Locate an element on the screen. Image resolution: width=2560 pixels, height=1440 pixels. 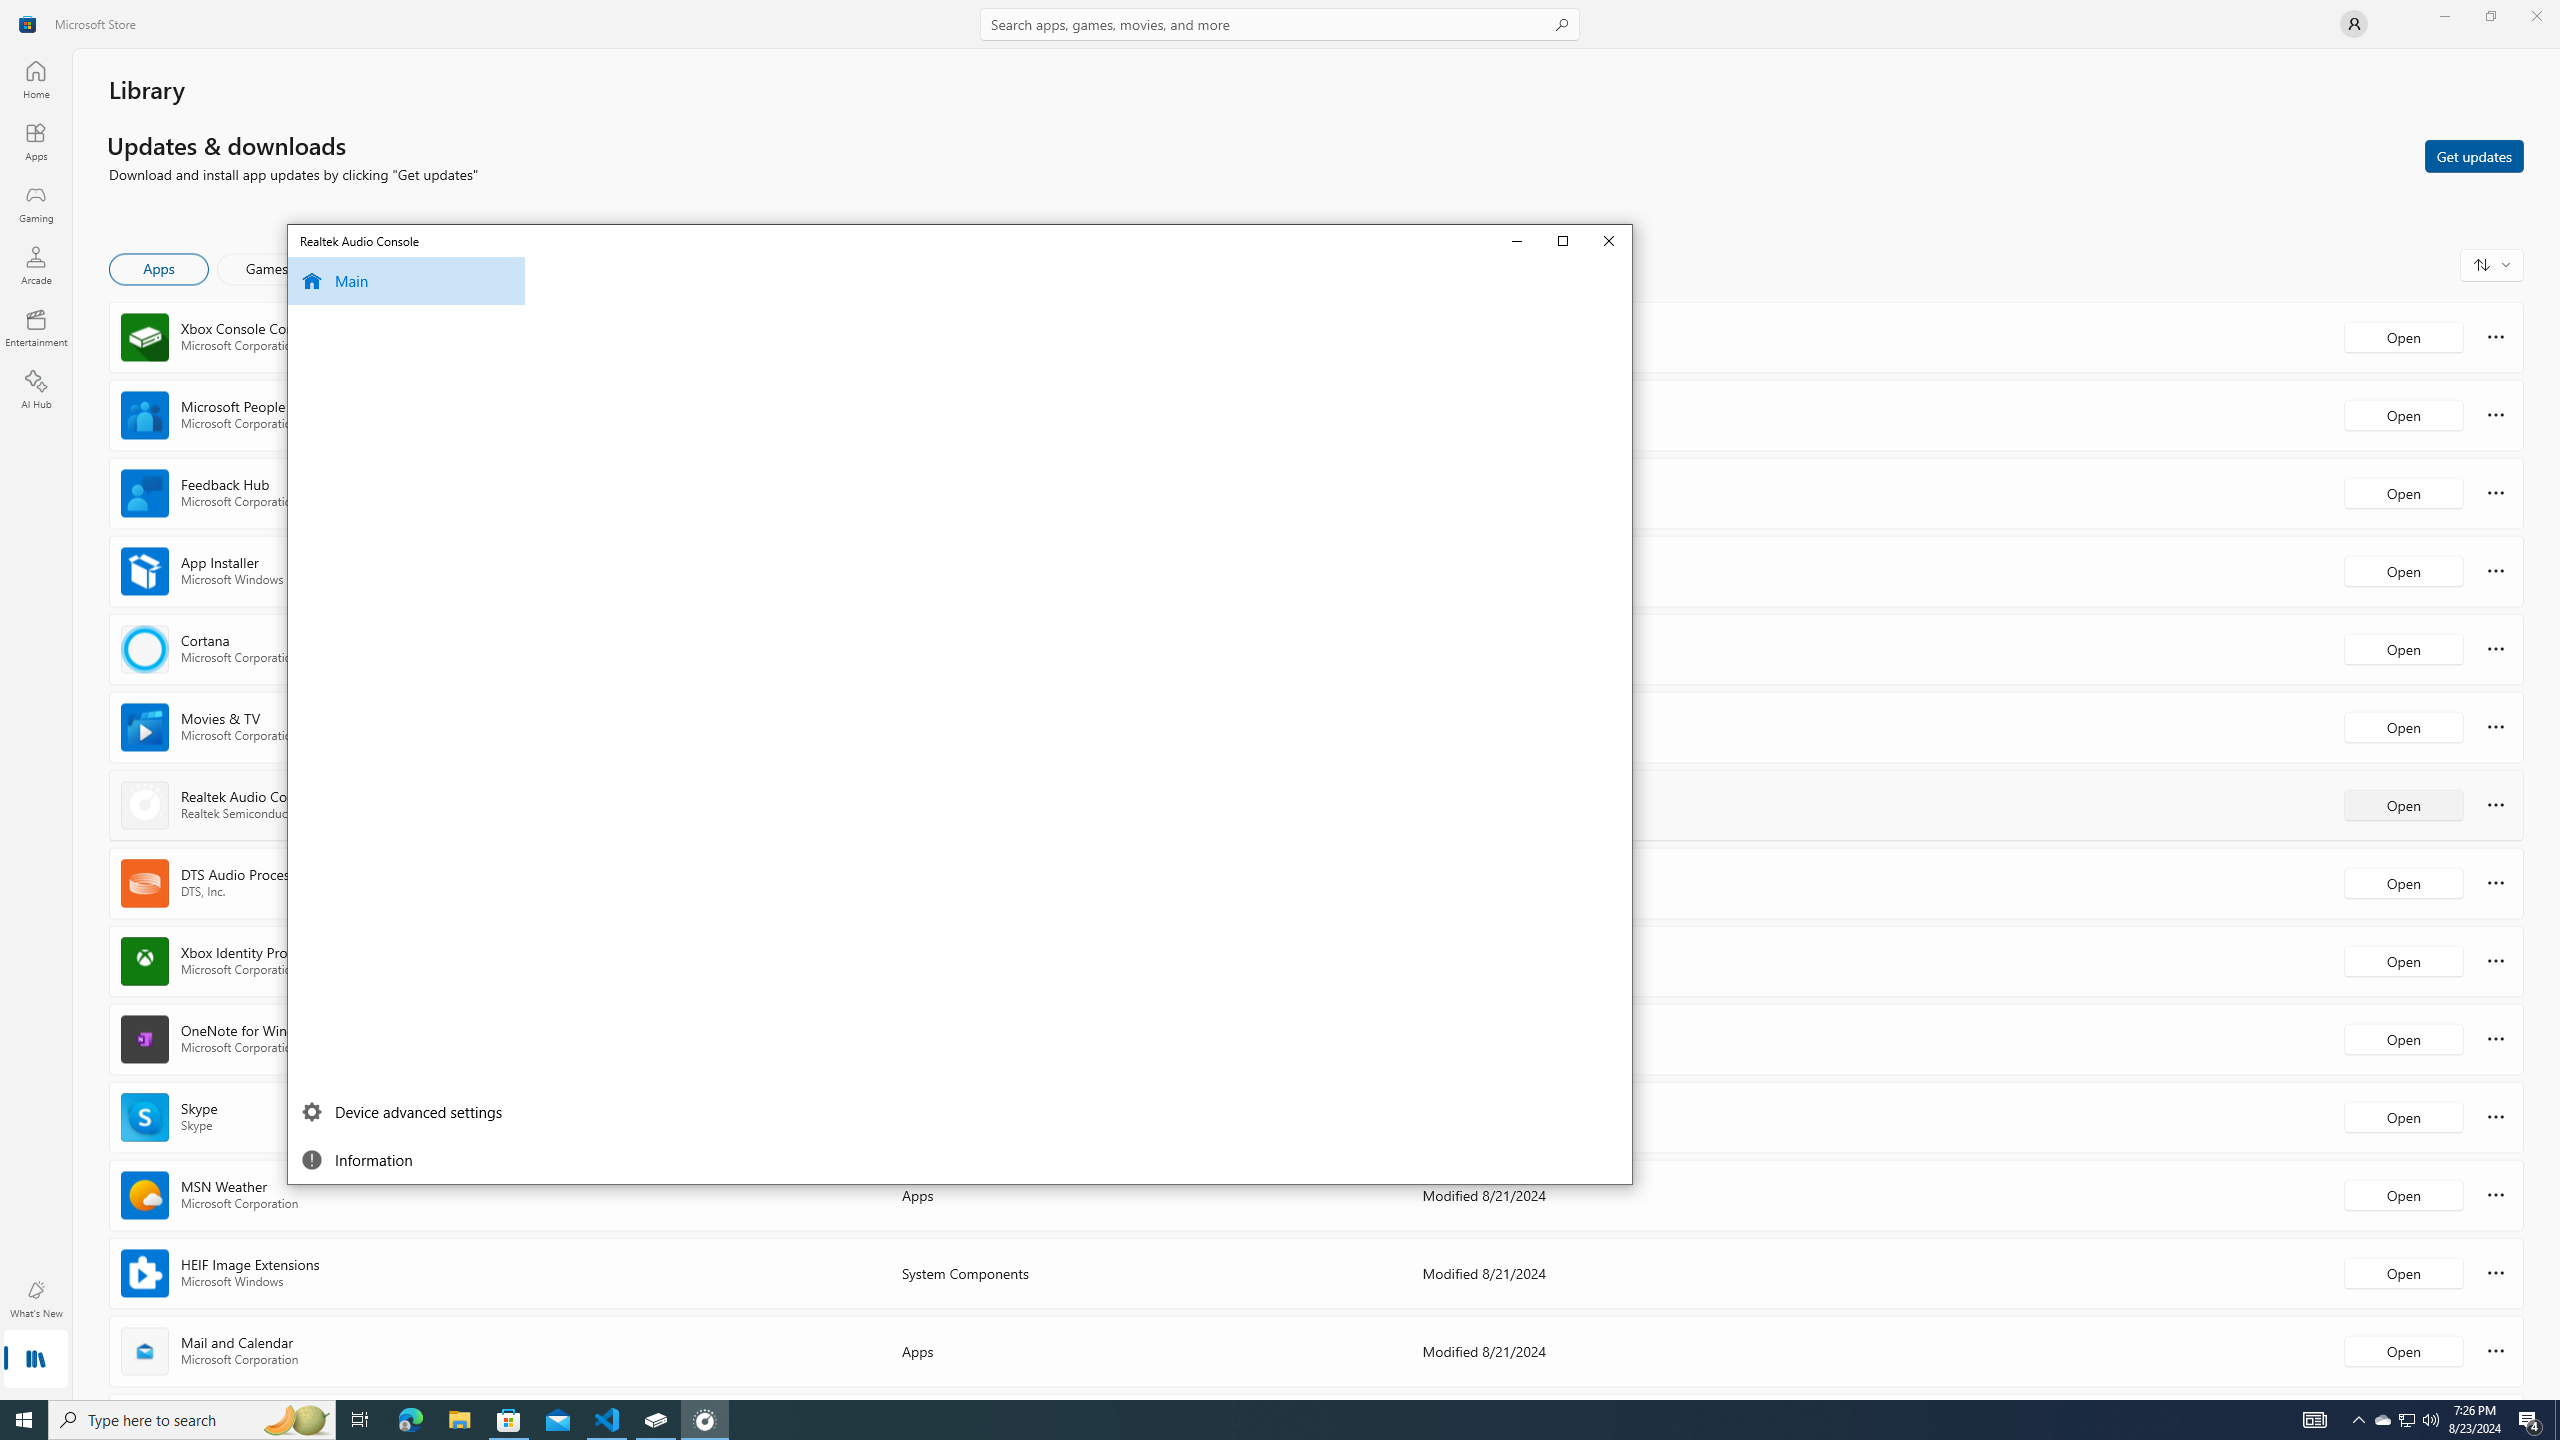
'Search' is located at coordinates (1280, 23).